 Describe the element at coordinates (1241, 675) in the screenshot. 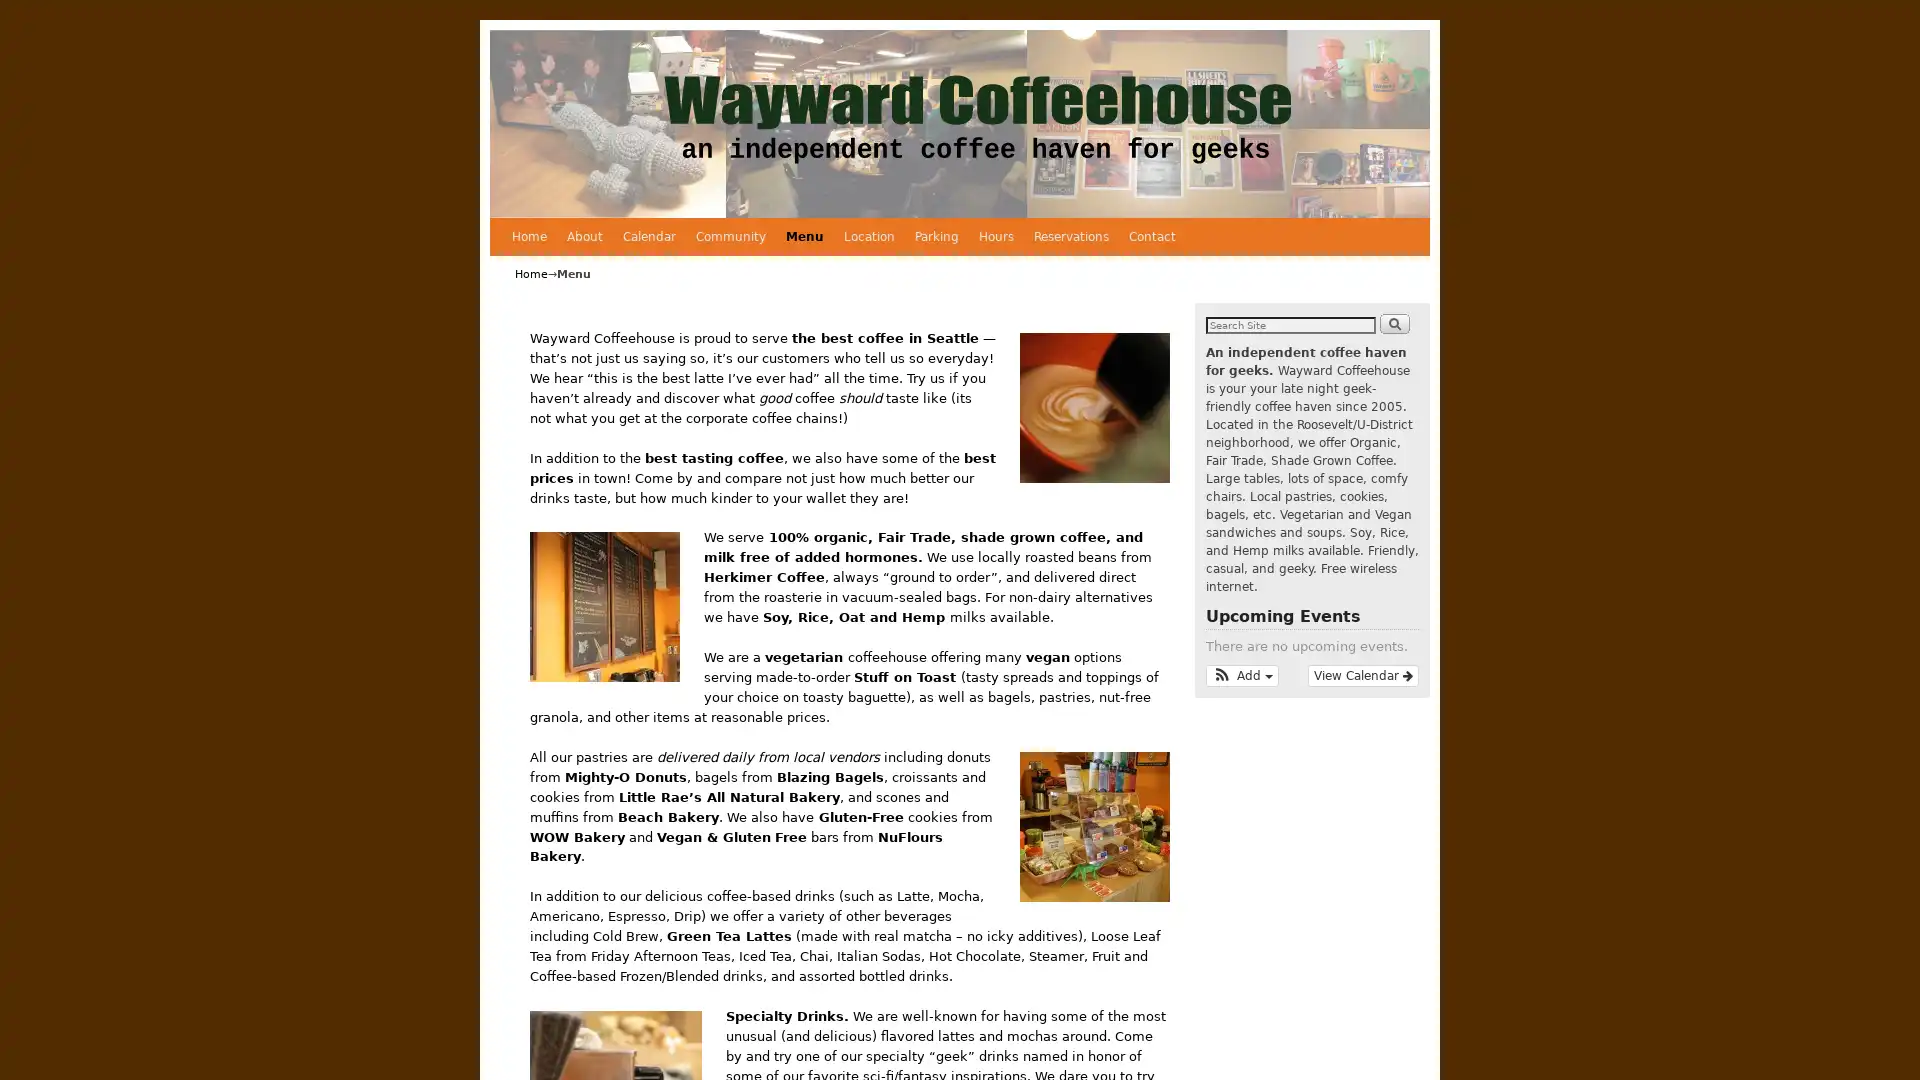

I see `Add` at that location.